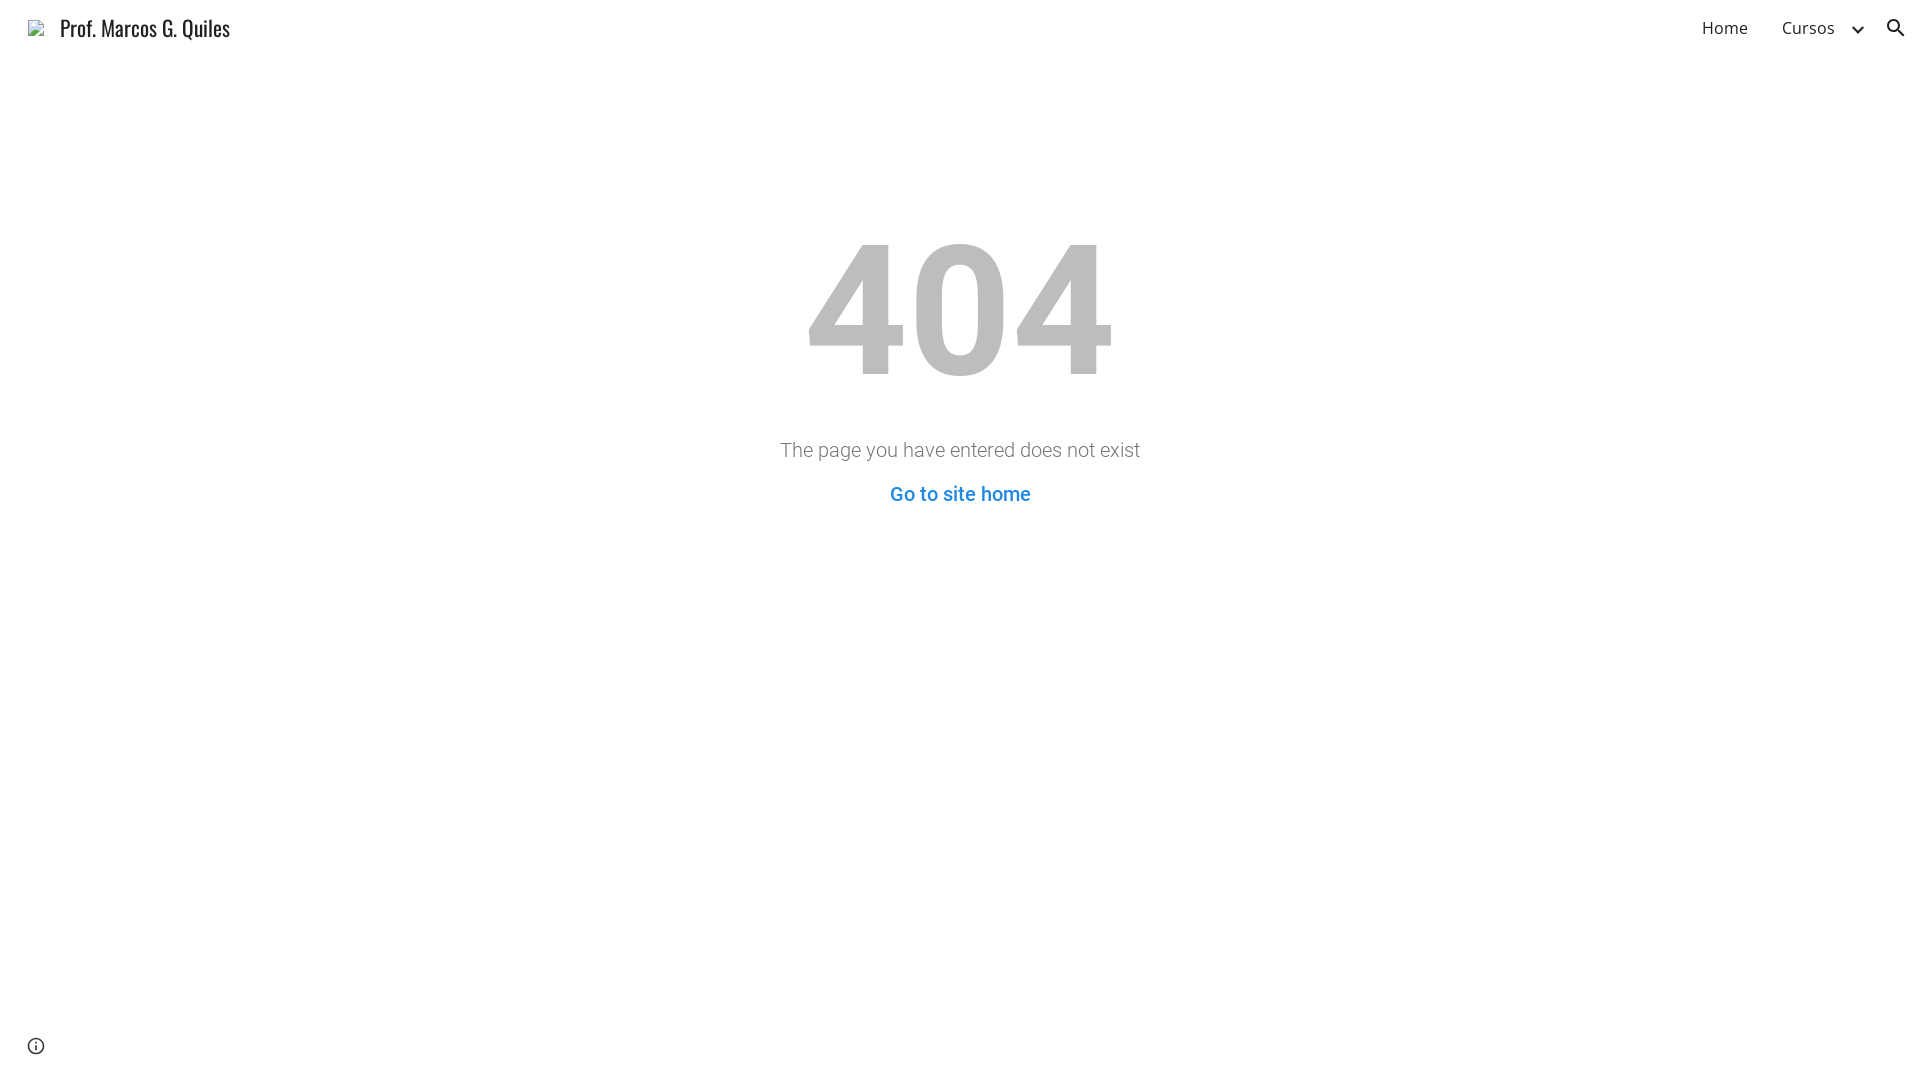 Image resolution: width=1920 pixels, height=1080 pixels. I want to click on 'Prof. Marcos G. Quiles', so click(128, 24).